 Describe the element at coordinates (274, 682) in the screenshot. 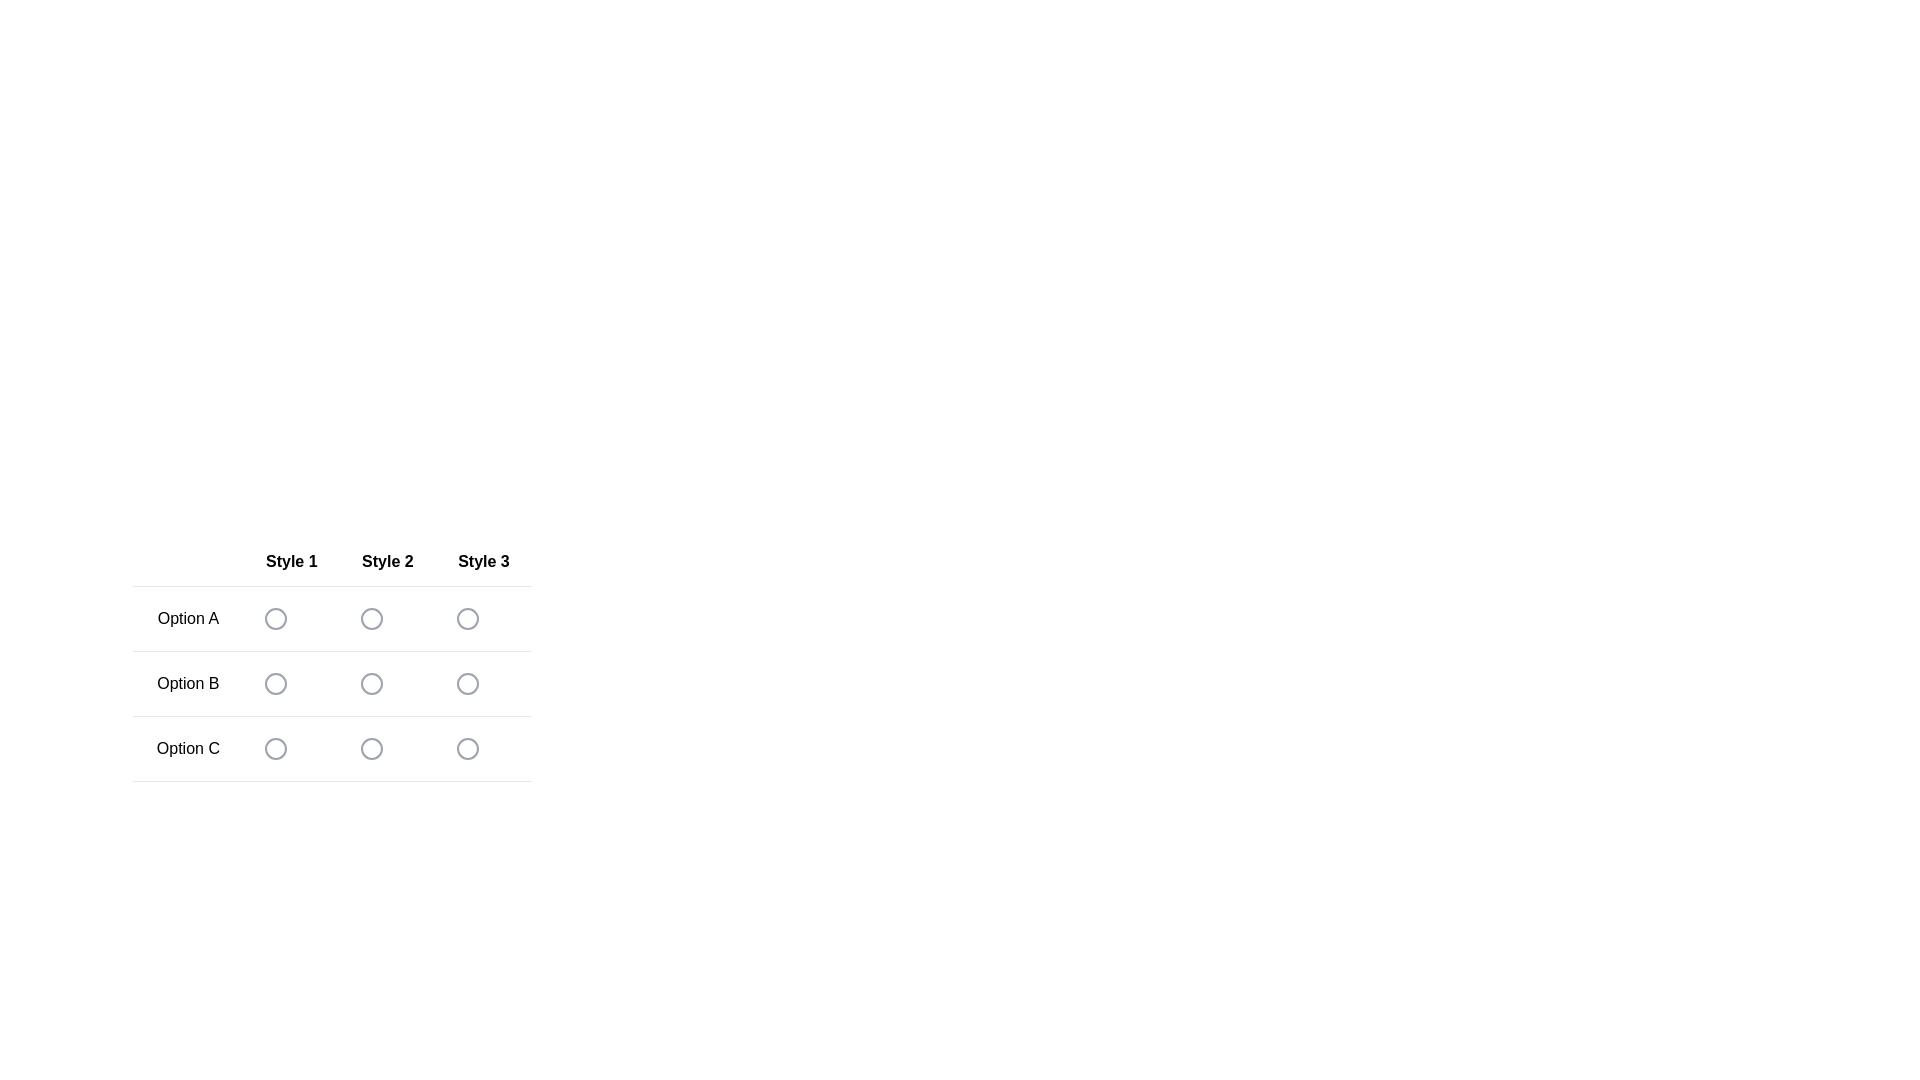

I see `the circular radio button located at the intersection of 'Option B' and 'Style 1'` at that location.